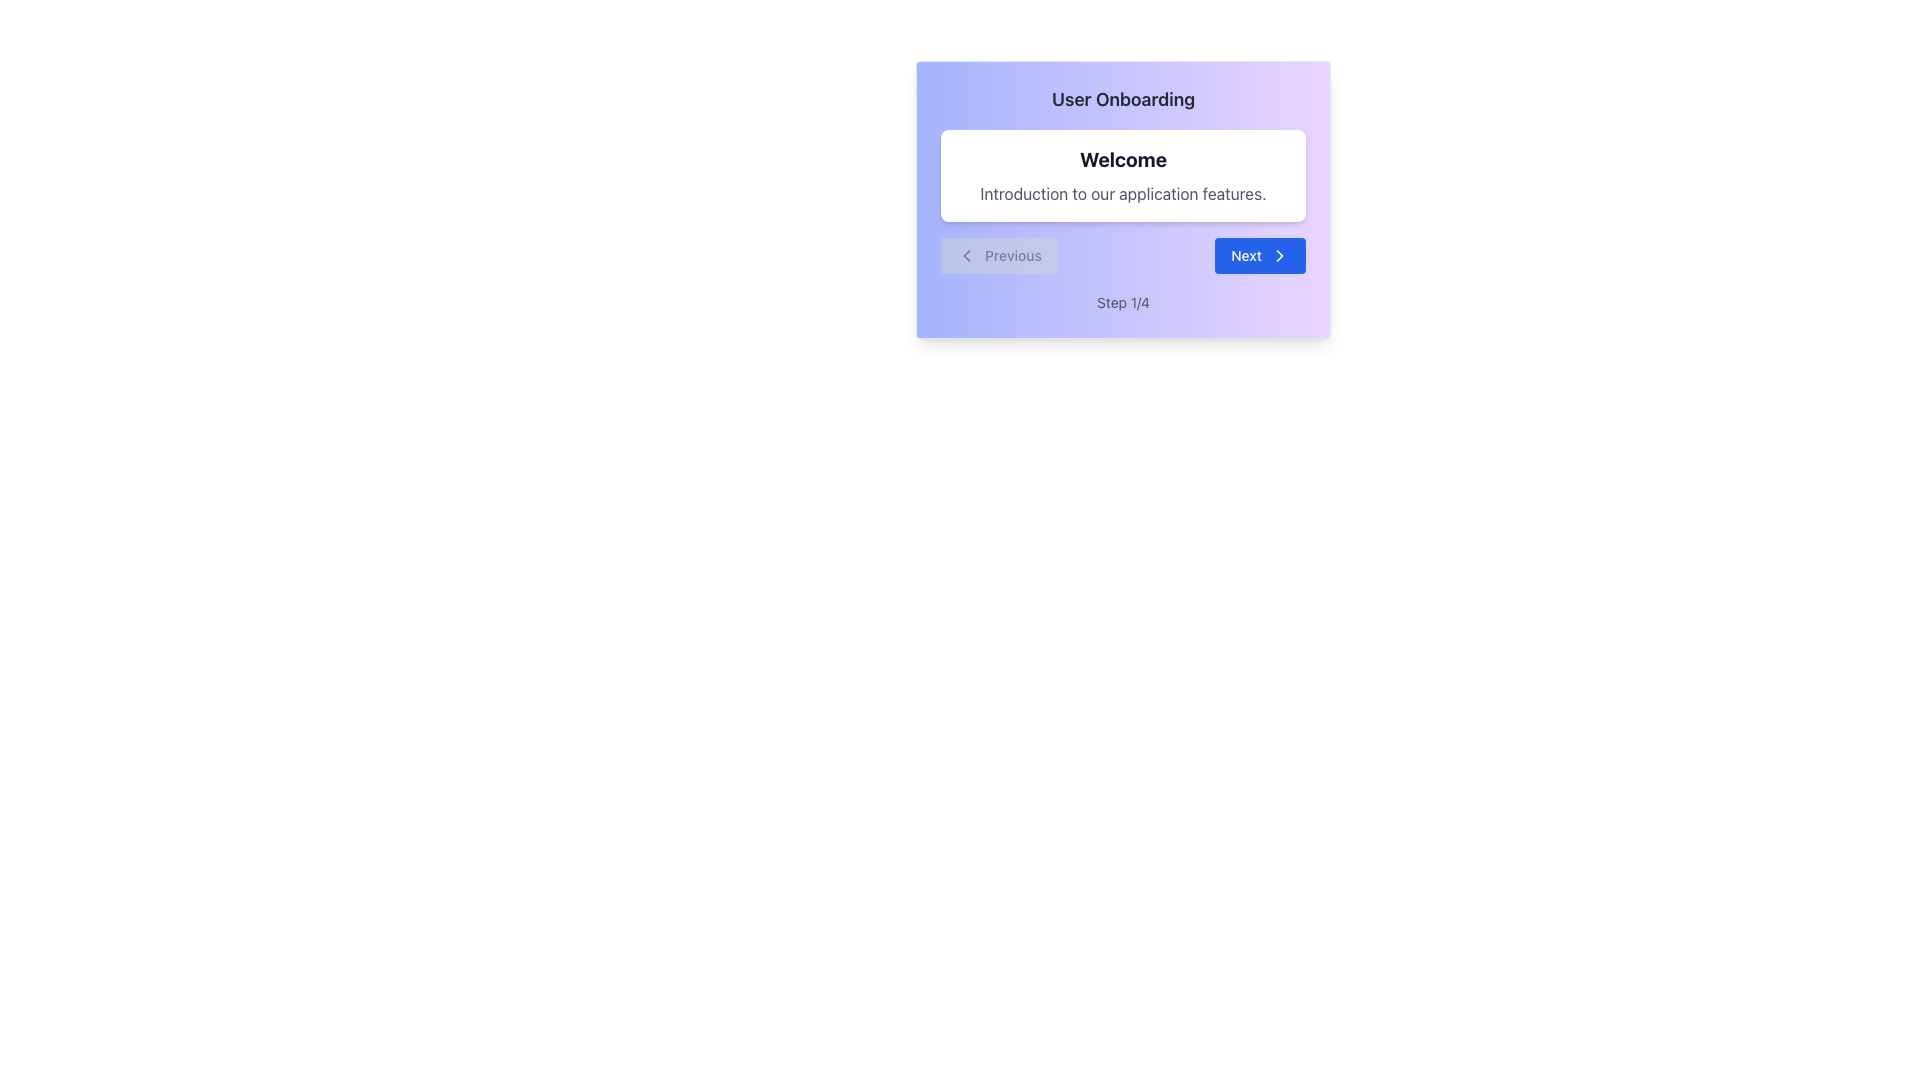 Image resolution: width=1920 pixels, height=1080 pixels. What do you see at coordinates (966, 254) in the screenshot?
I see `the leftward navigation icon within the 'Previous' button, indicating backward navigation functionality` at bounding box center [966, 254].